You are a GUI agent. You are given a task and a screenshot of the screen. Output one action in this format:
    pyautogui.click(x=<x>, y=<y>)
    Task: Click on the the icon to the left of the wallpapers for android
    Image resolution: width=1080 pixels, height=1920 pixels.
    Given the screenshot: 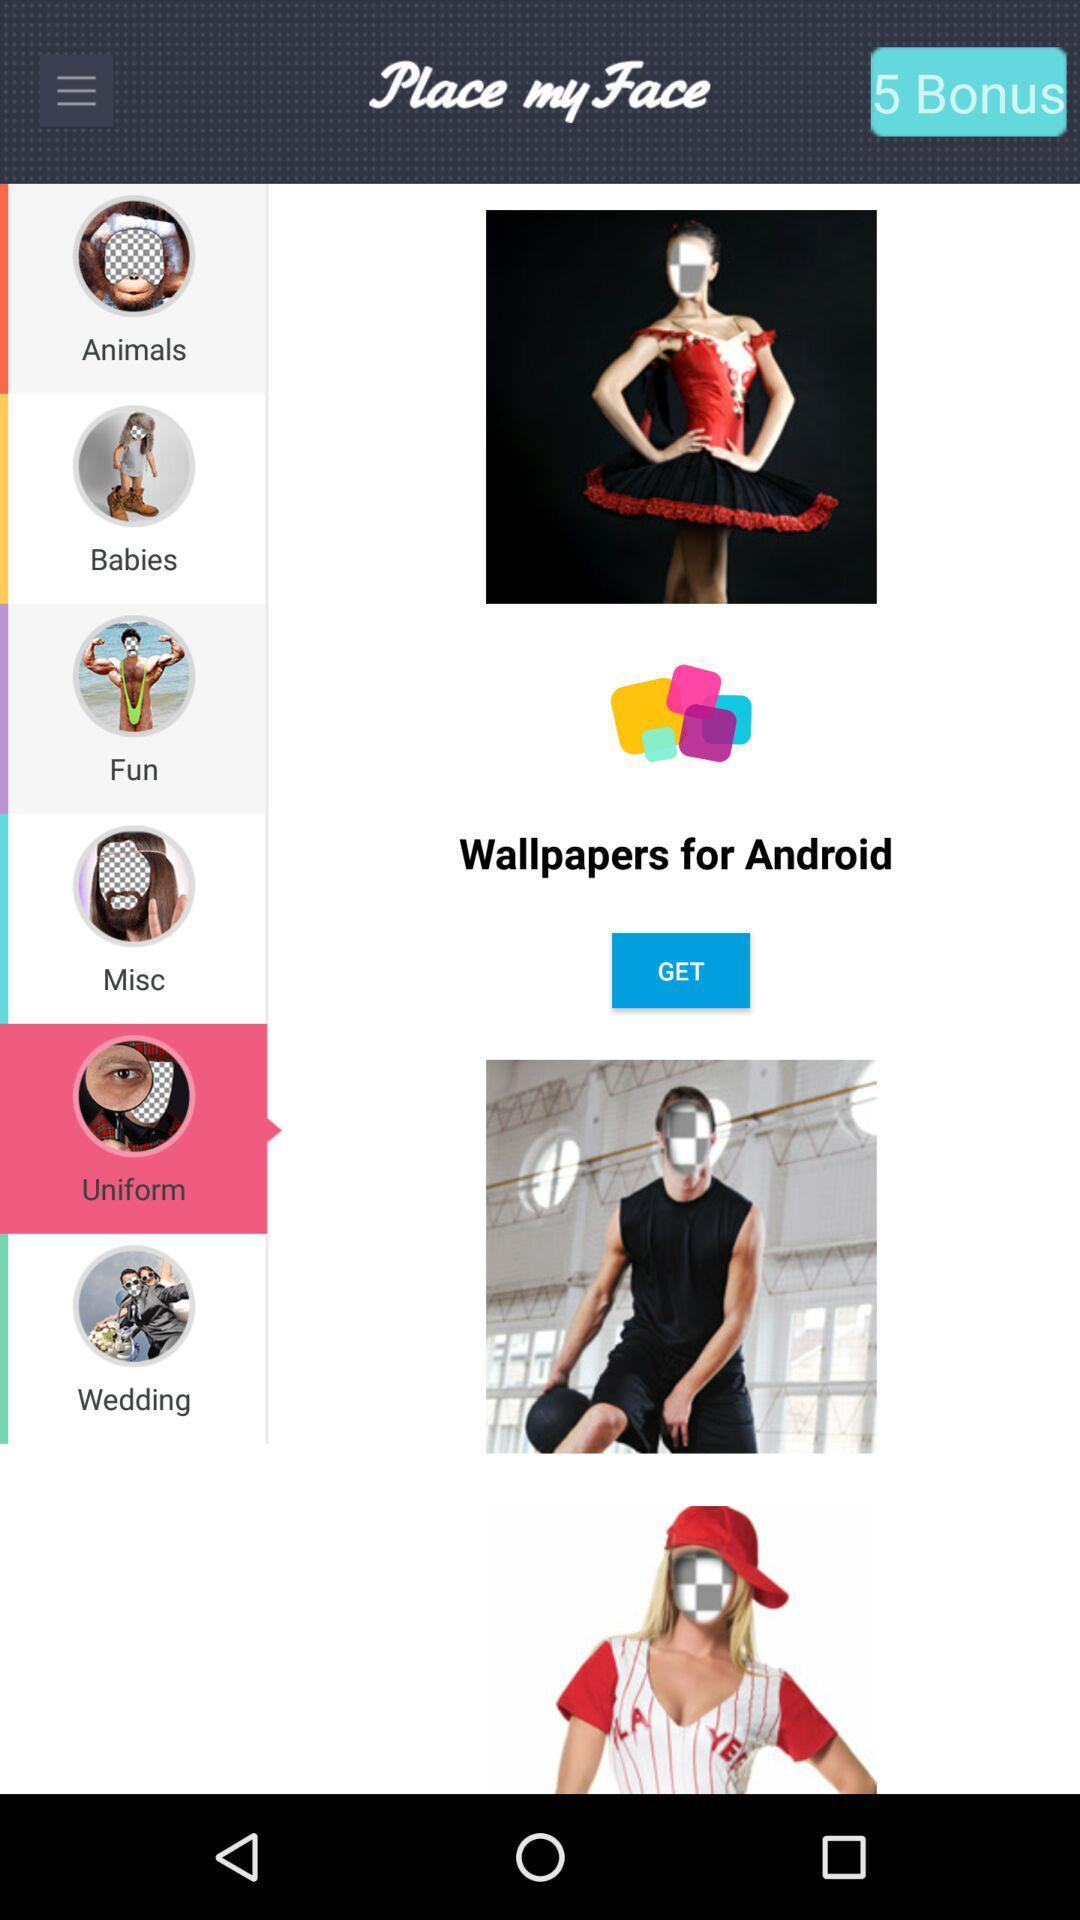 What is the action you would take?
    pyautogui.click(x=265, y=917)
    